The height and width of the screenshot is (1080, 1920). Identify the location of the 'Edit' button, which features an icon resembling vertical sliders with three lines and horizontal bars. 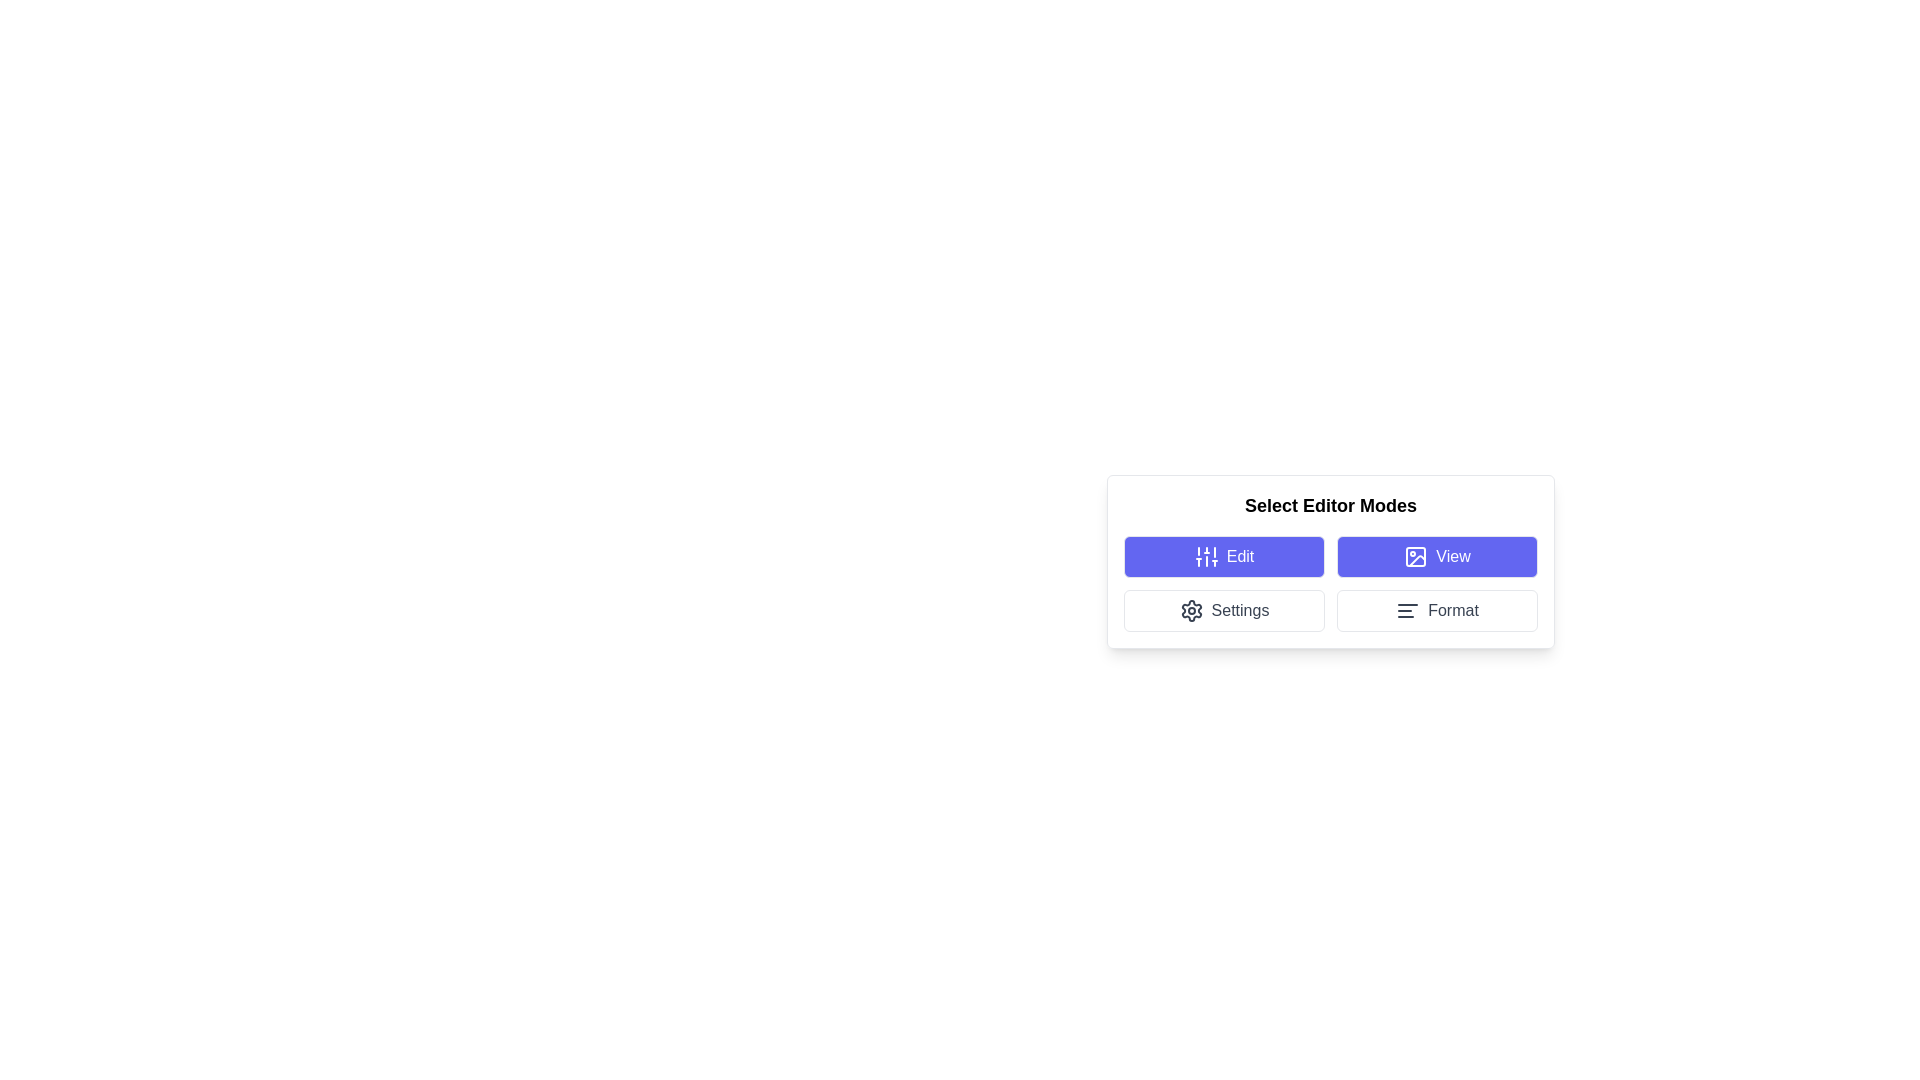
(1205, 556).